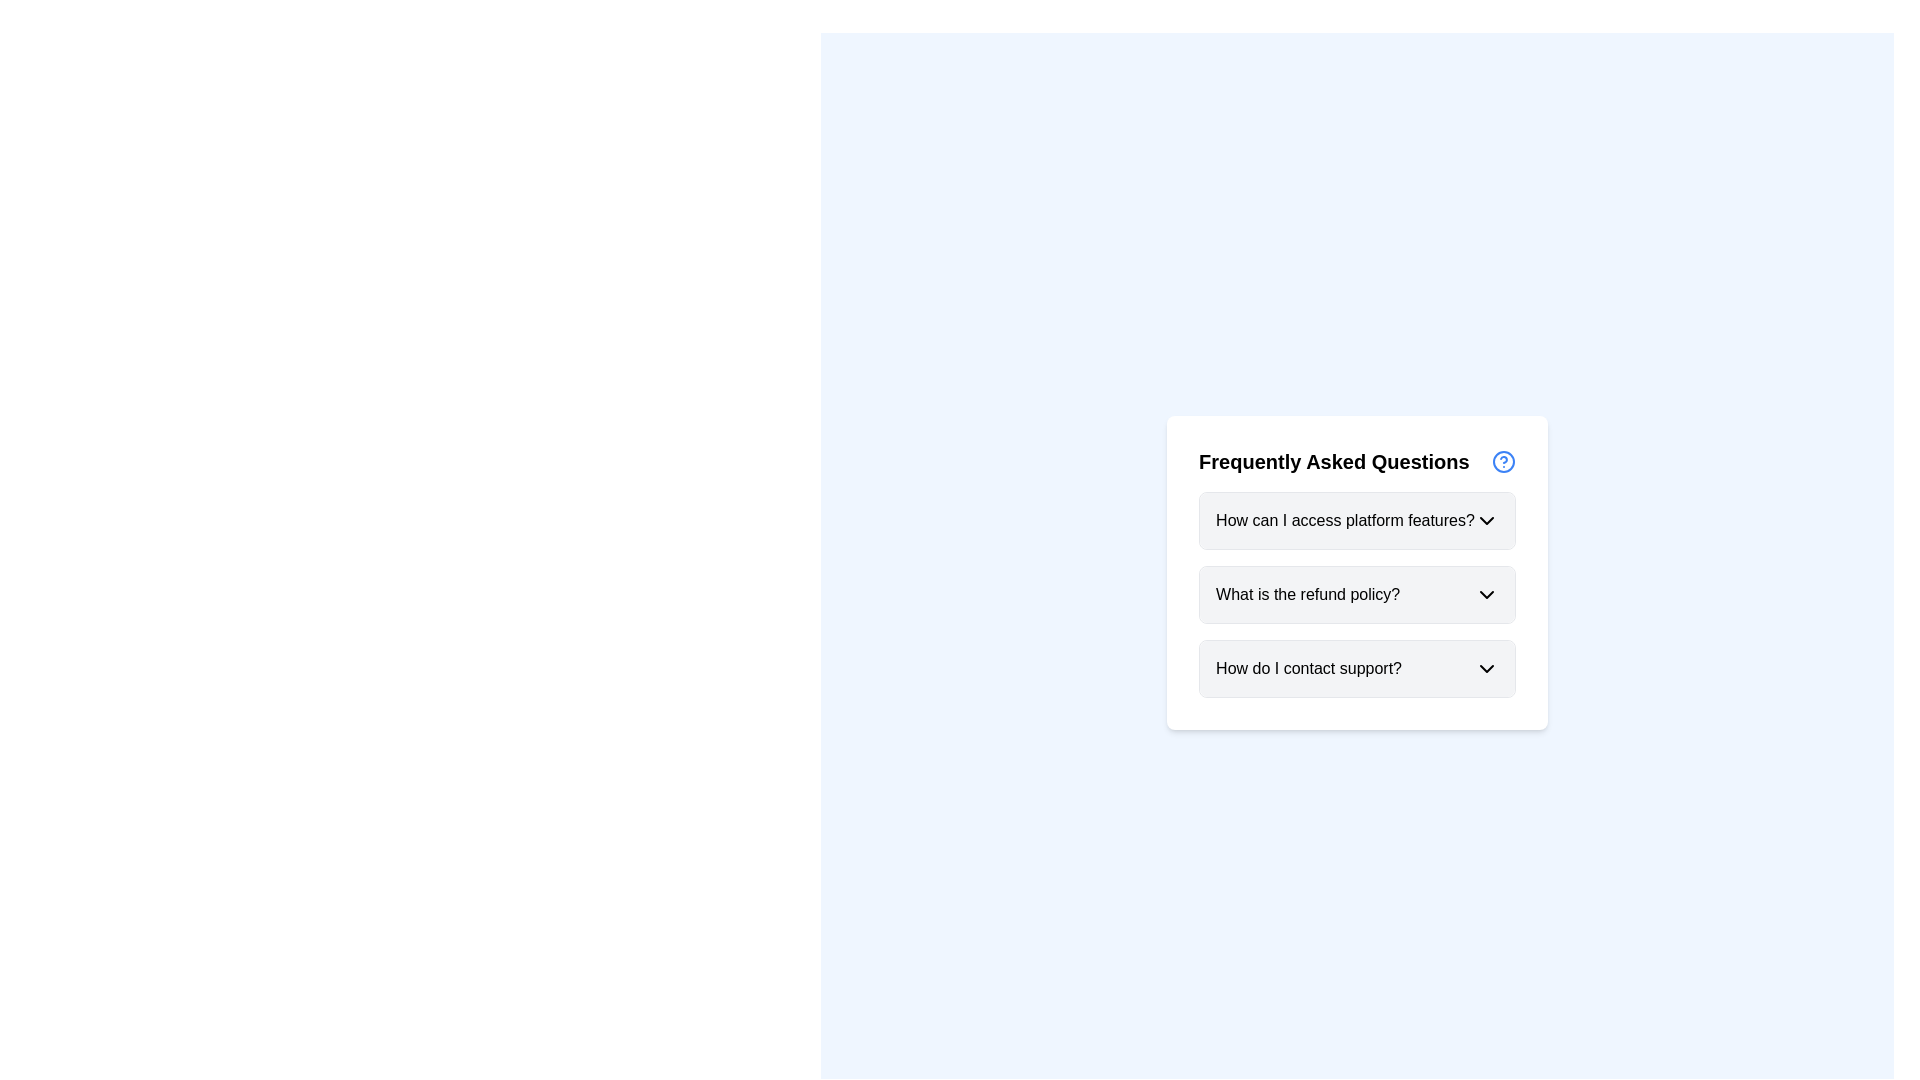  Describe the element at coordinates (1357, 668) in the screenshot. I see `the collapsible menu item labeled 'How do I contact support?'` at that location.